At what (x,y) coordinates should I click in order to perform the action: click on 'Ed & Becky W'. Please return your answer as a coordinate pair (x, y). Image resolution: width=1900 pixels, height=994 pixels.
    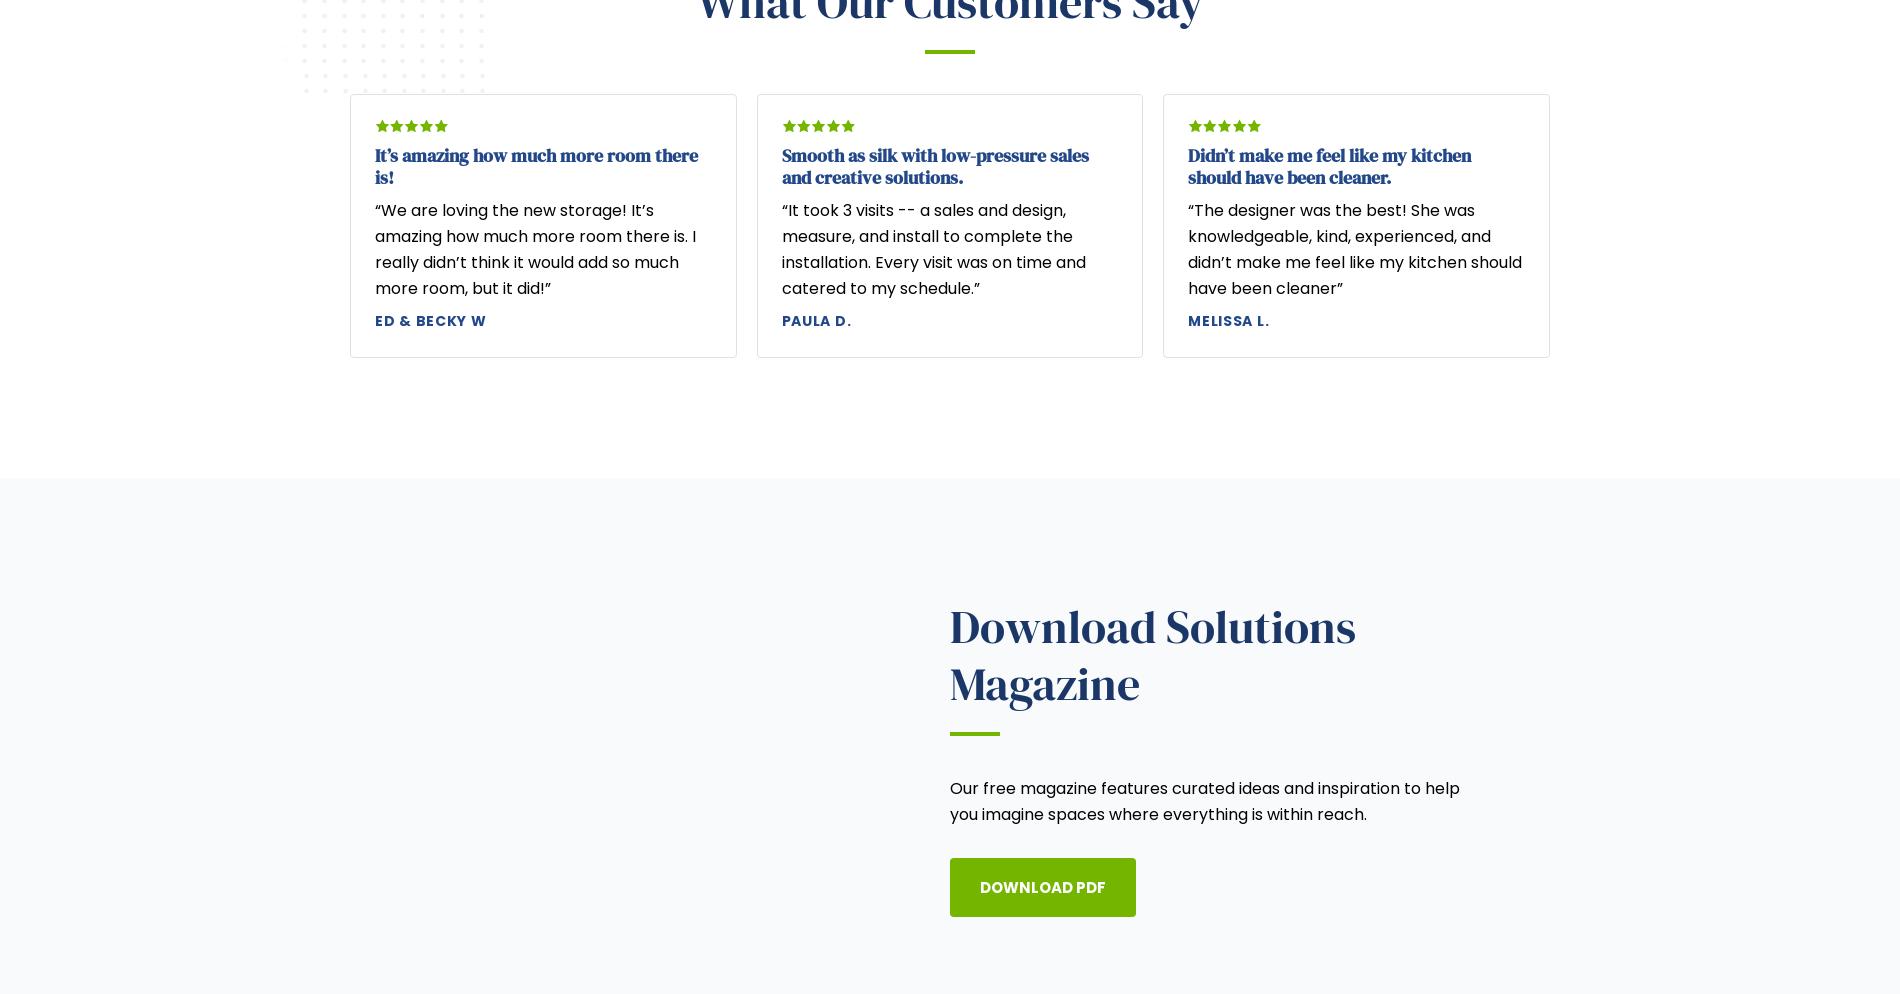
    Looking at the image, I should click on (429, 320).